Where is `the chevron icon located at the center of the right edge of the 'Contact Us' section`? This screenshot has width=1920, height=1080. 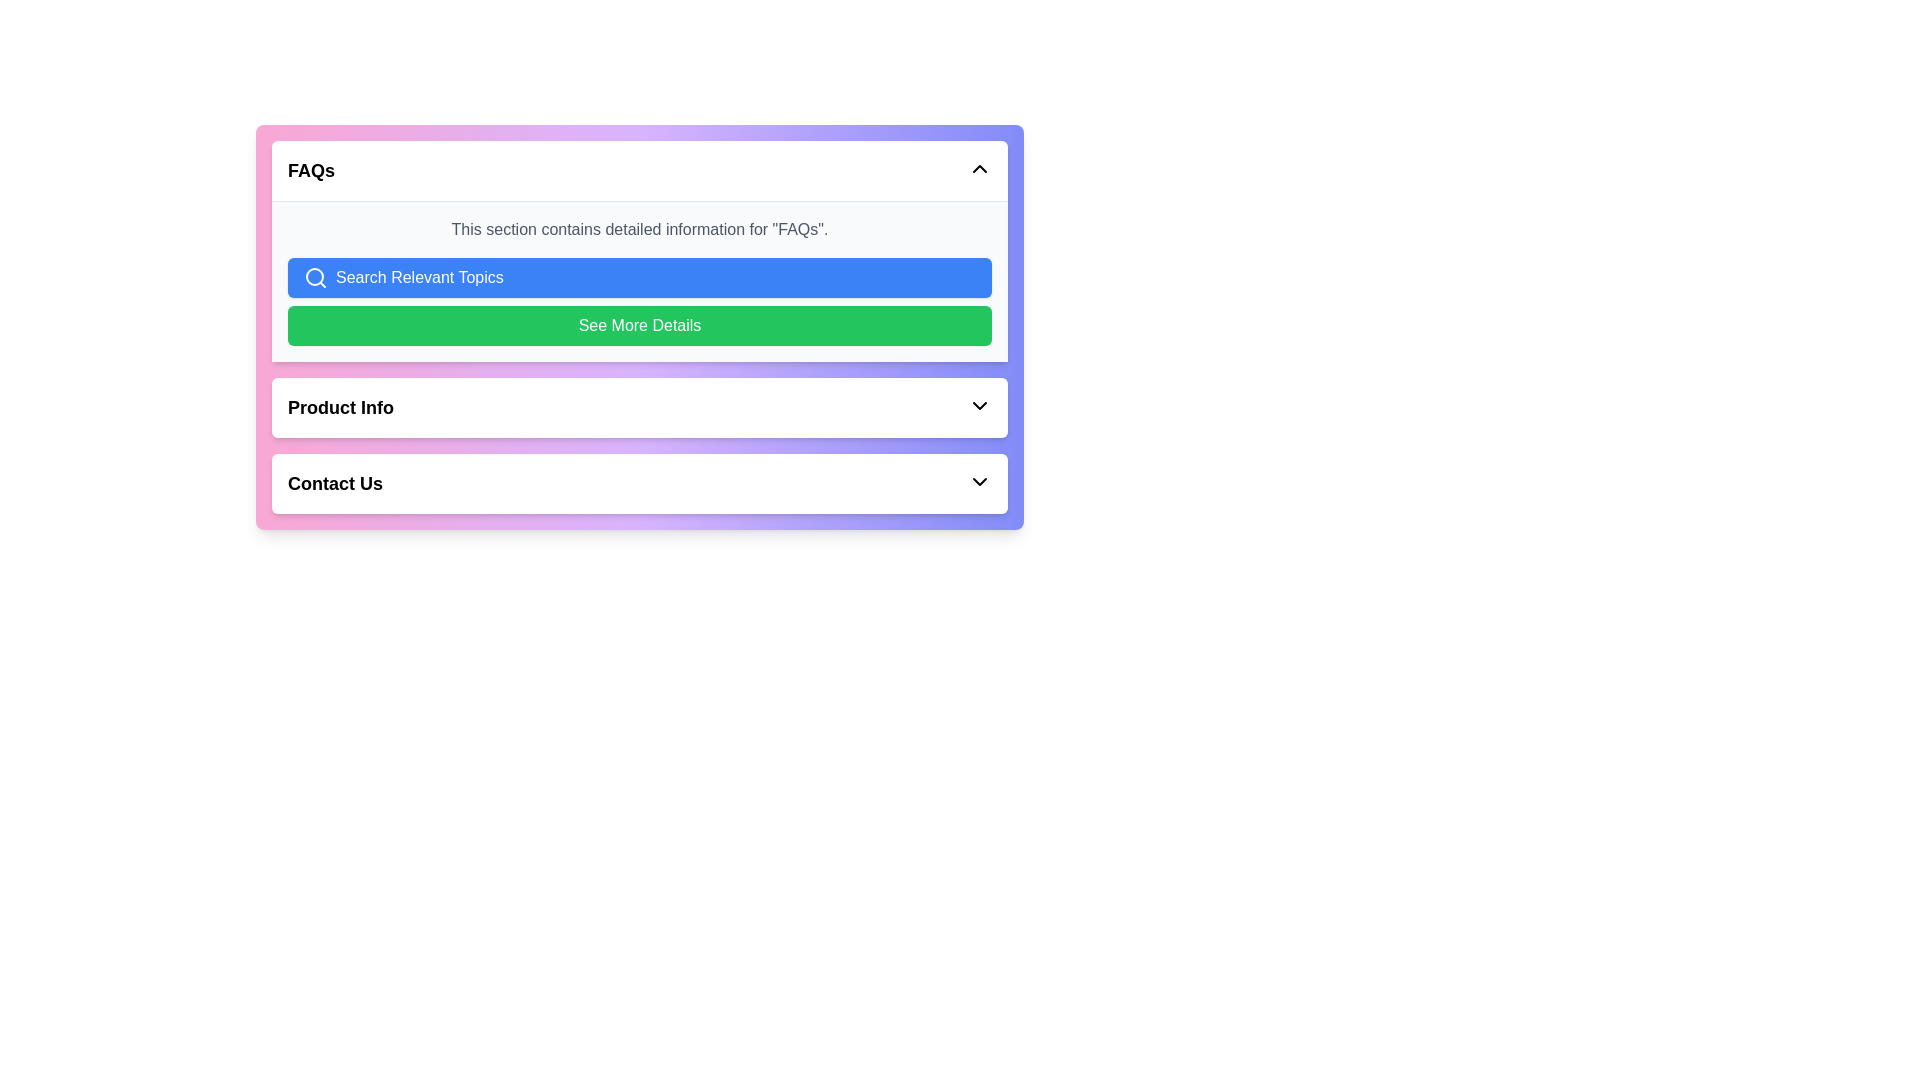
the chevron icon located at the center of the right edge of the 'Contact Us' section is located at coordinates (979, 482).